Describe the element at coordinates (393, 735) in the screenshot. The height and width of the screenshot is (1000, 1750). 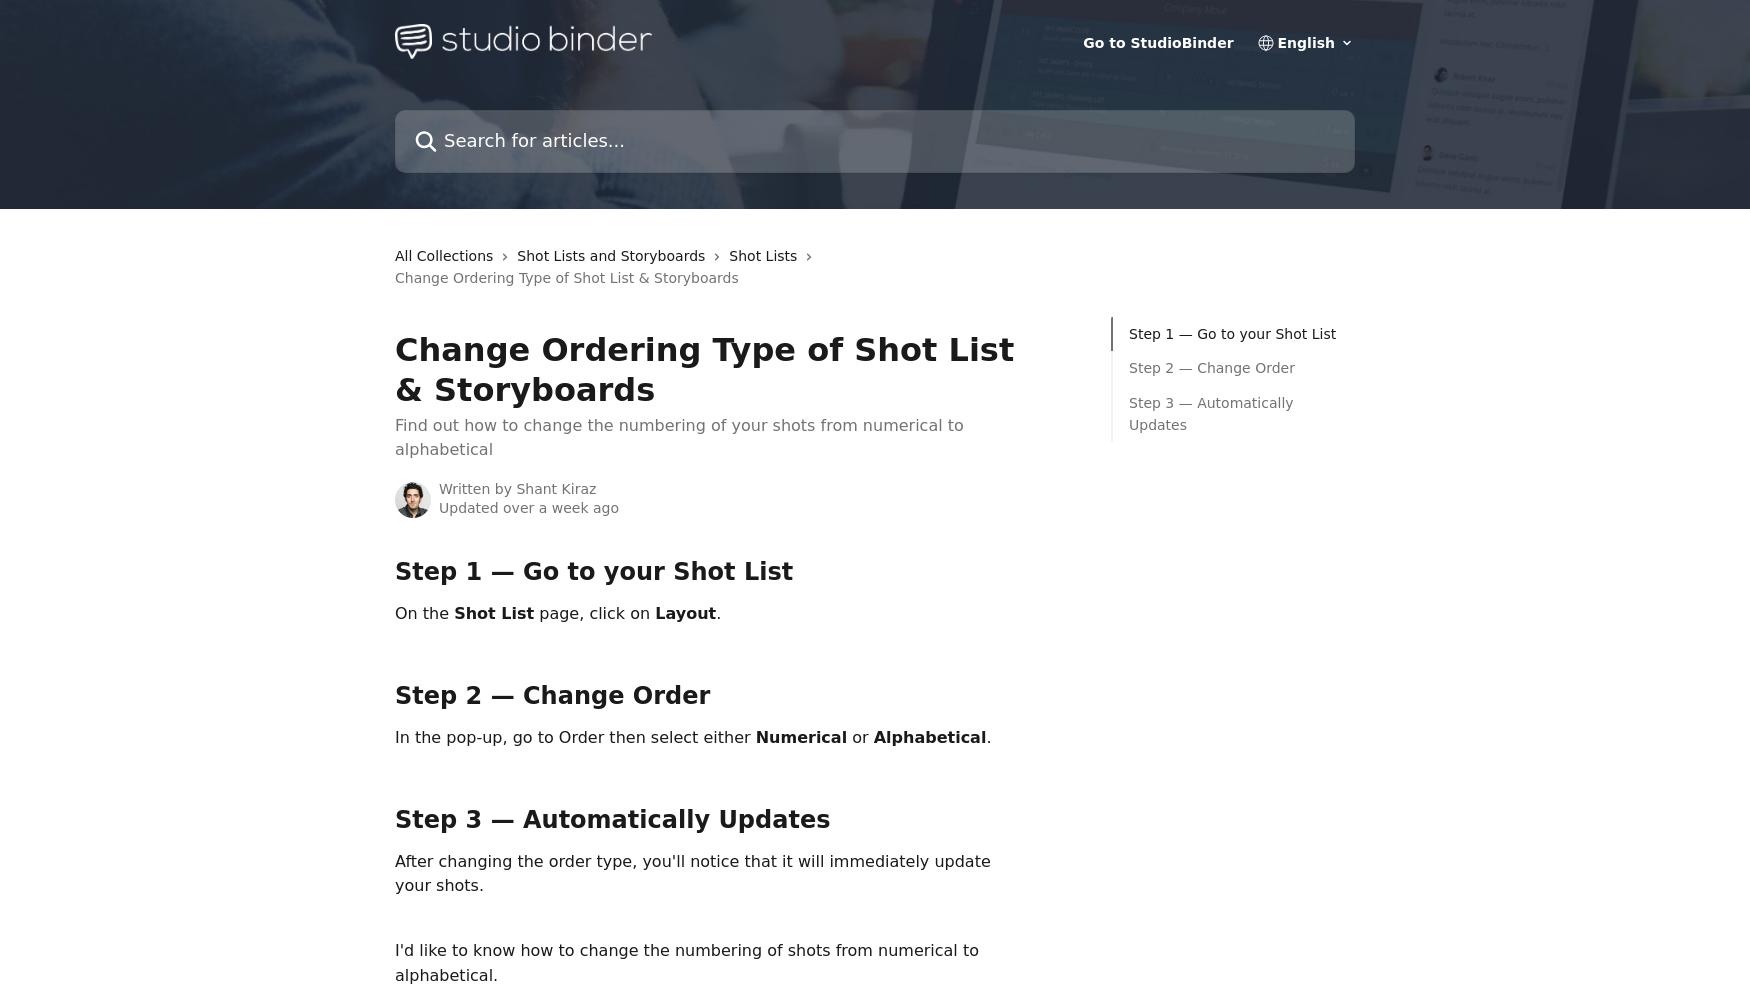
I see `'In the pop-up, go to Order then select either'` at that location.